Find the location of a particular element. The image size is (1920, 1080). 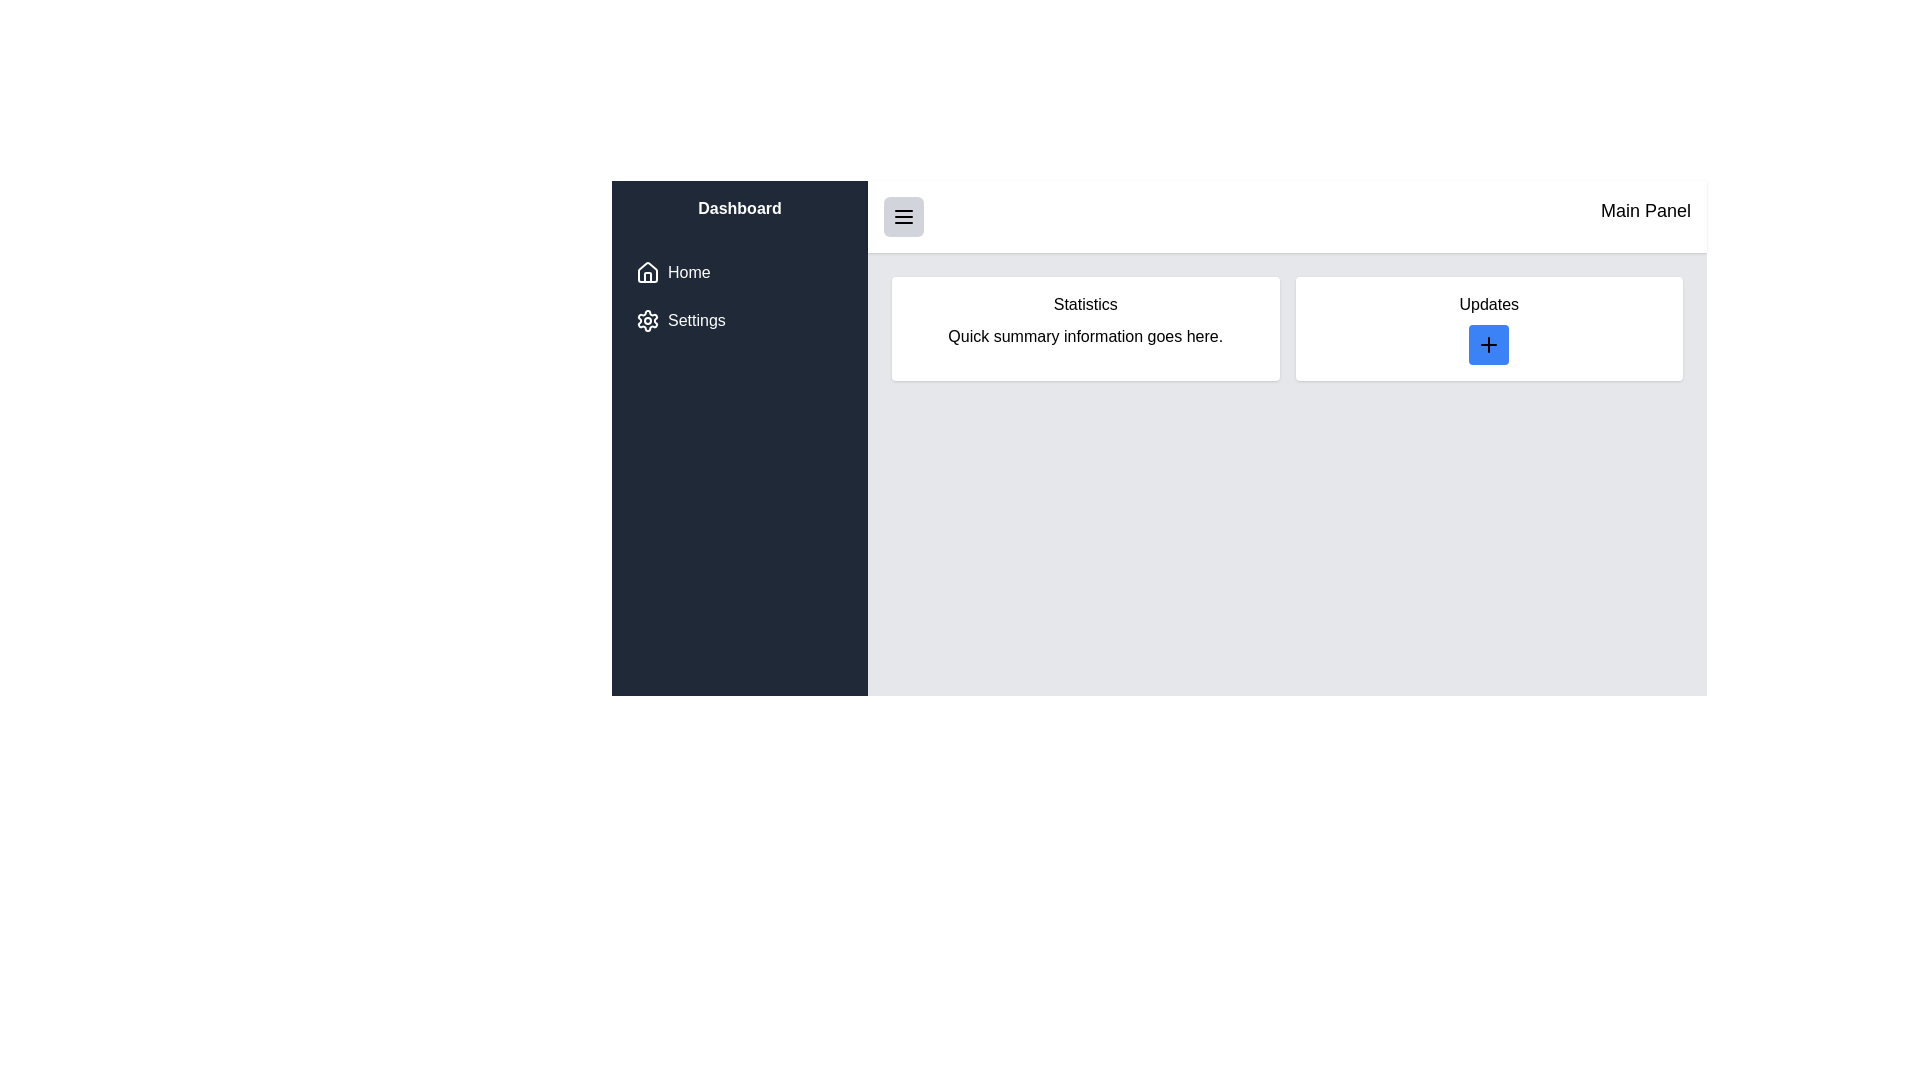

the 'Settings' icon located in the left sidebar is located at coordinates (648, 319).